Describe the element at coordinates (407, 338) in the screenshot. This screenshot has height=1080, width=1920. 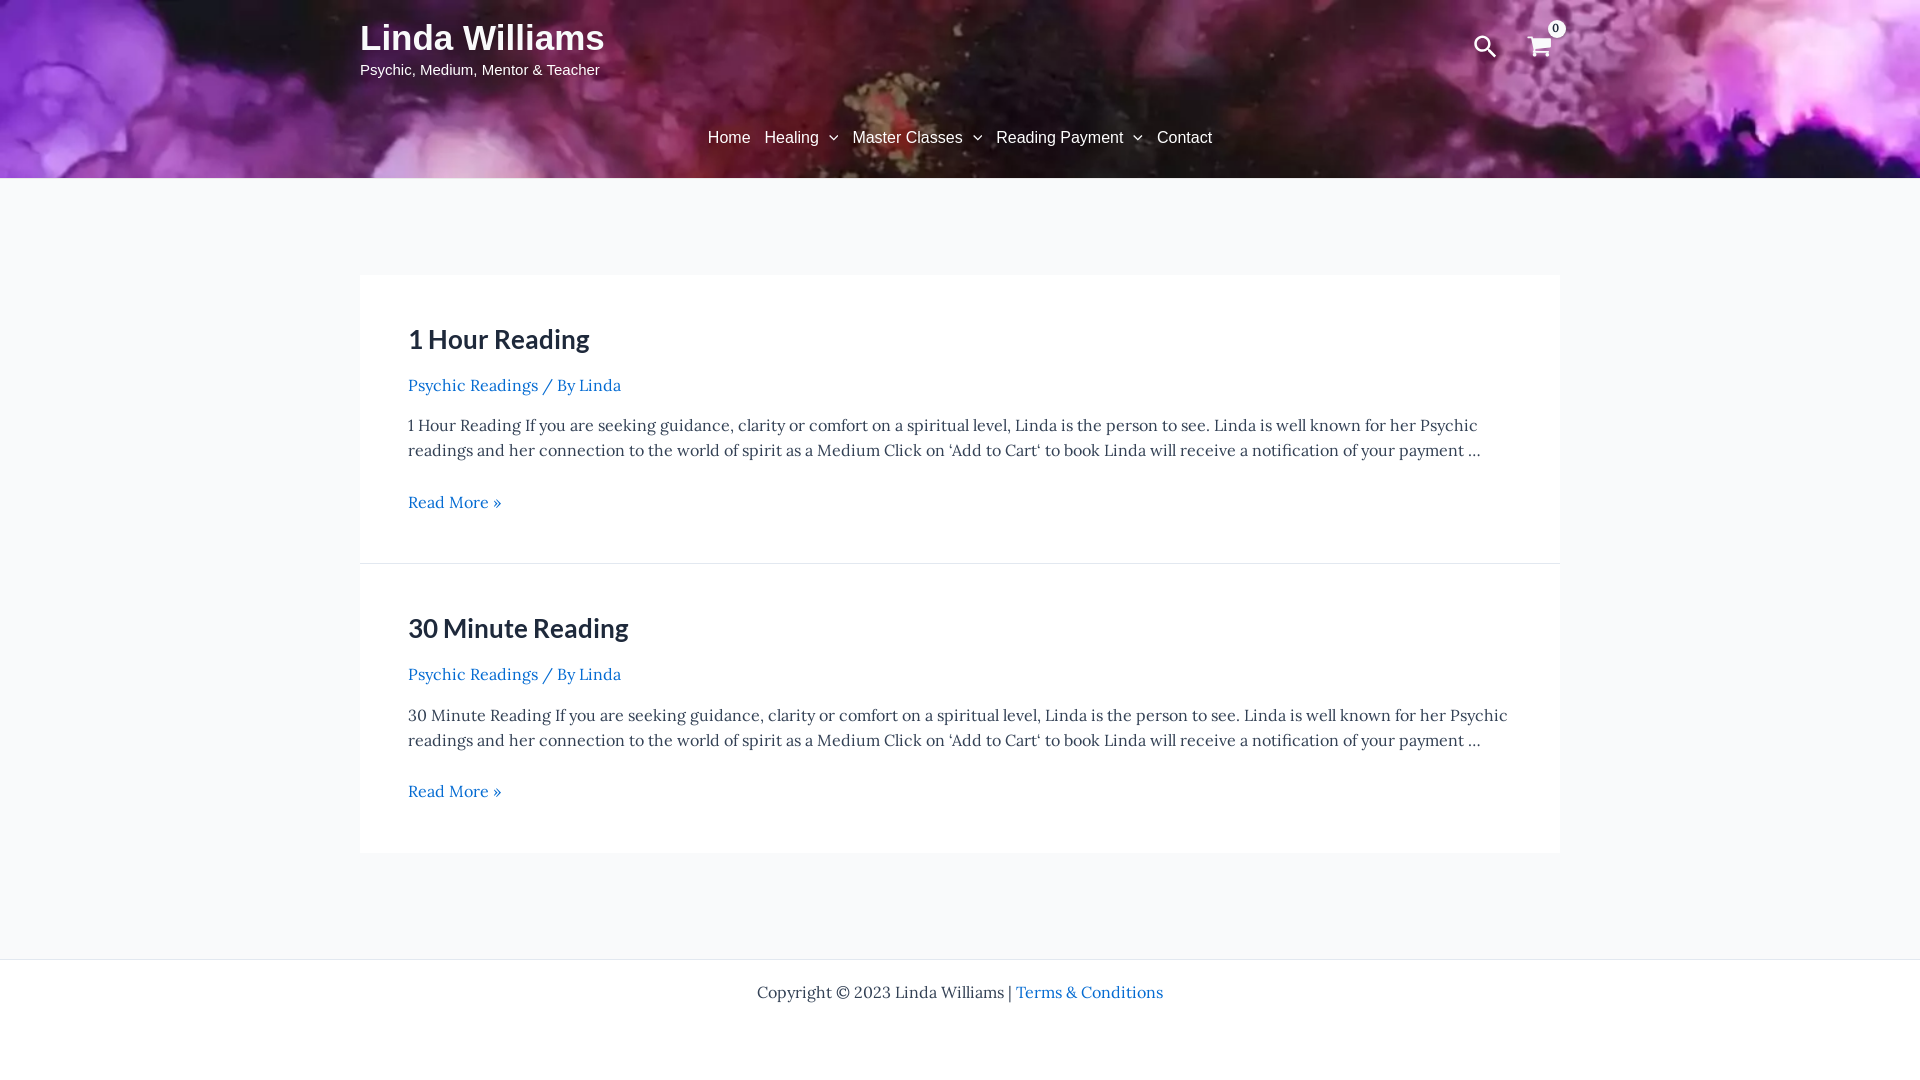
I see `'1 Hour Reading'` at that location.